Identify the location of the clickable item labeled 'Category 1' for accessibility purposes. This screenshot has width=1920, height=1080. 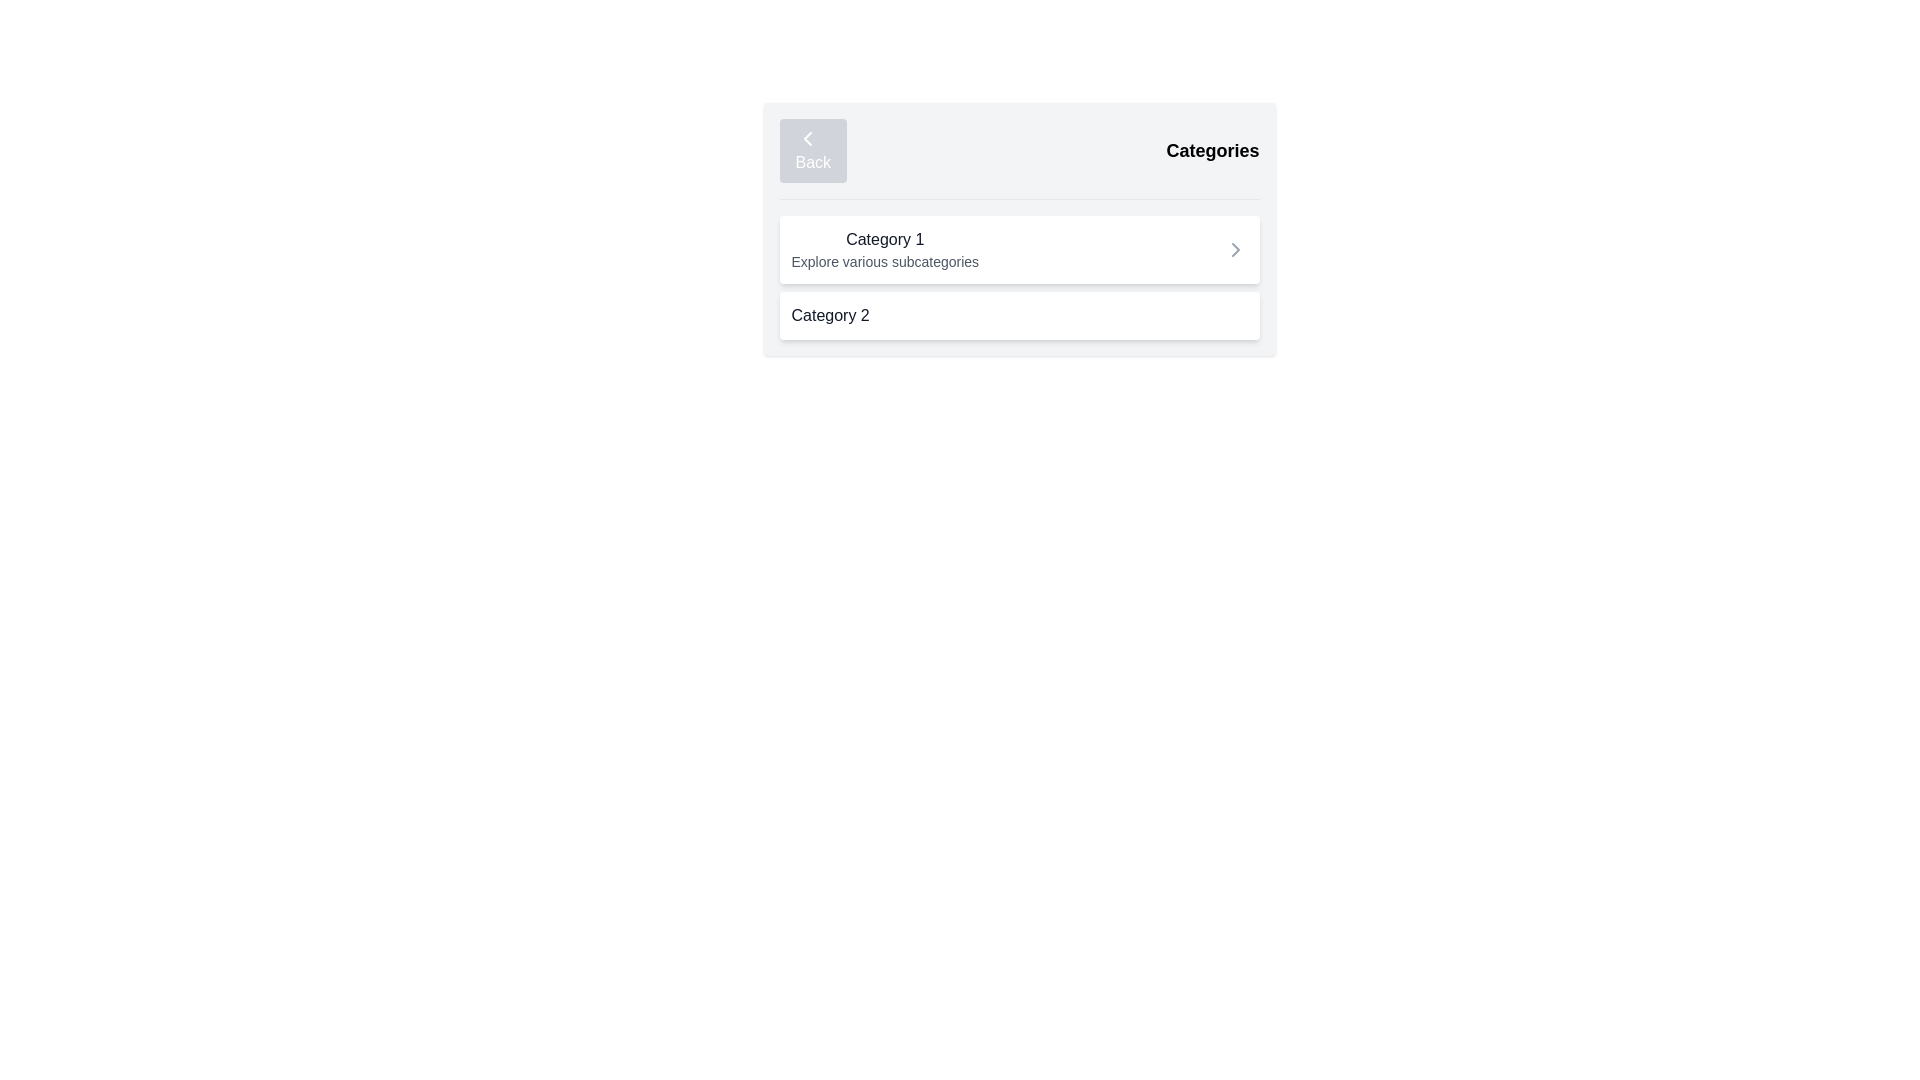
(1019, 249).